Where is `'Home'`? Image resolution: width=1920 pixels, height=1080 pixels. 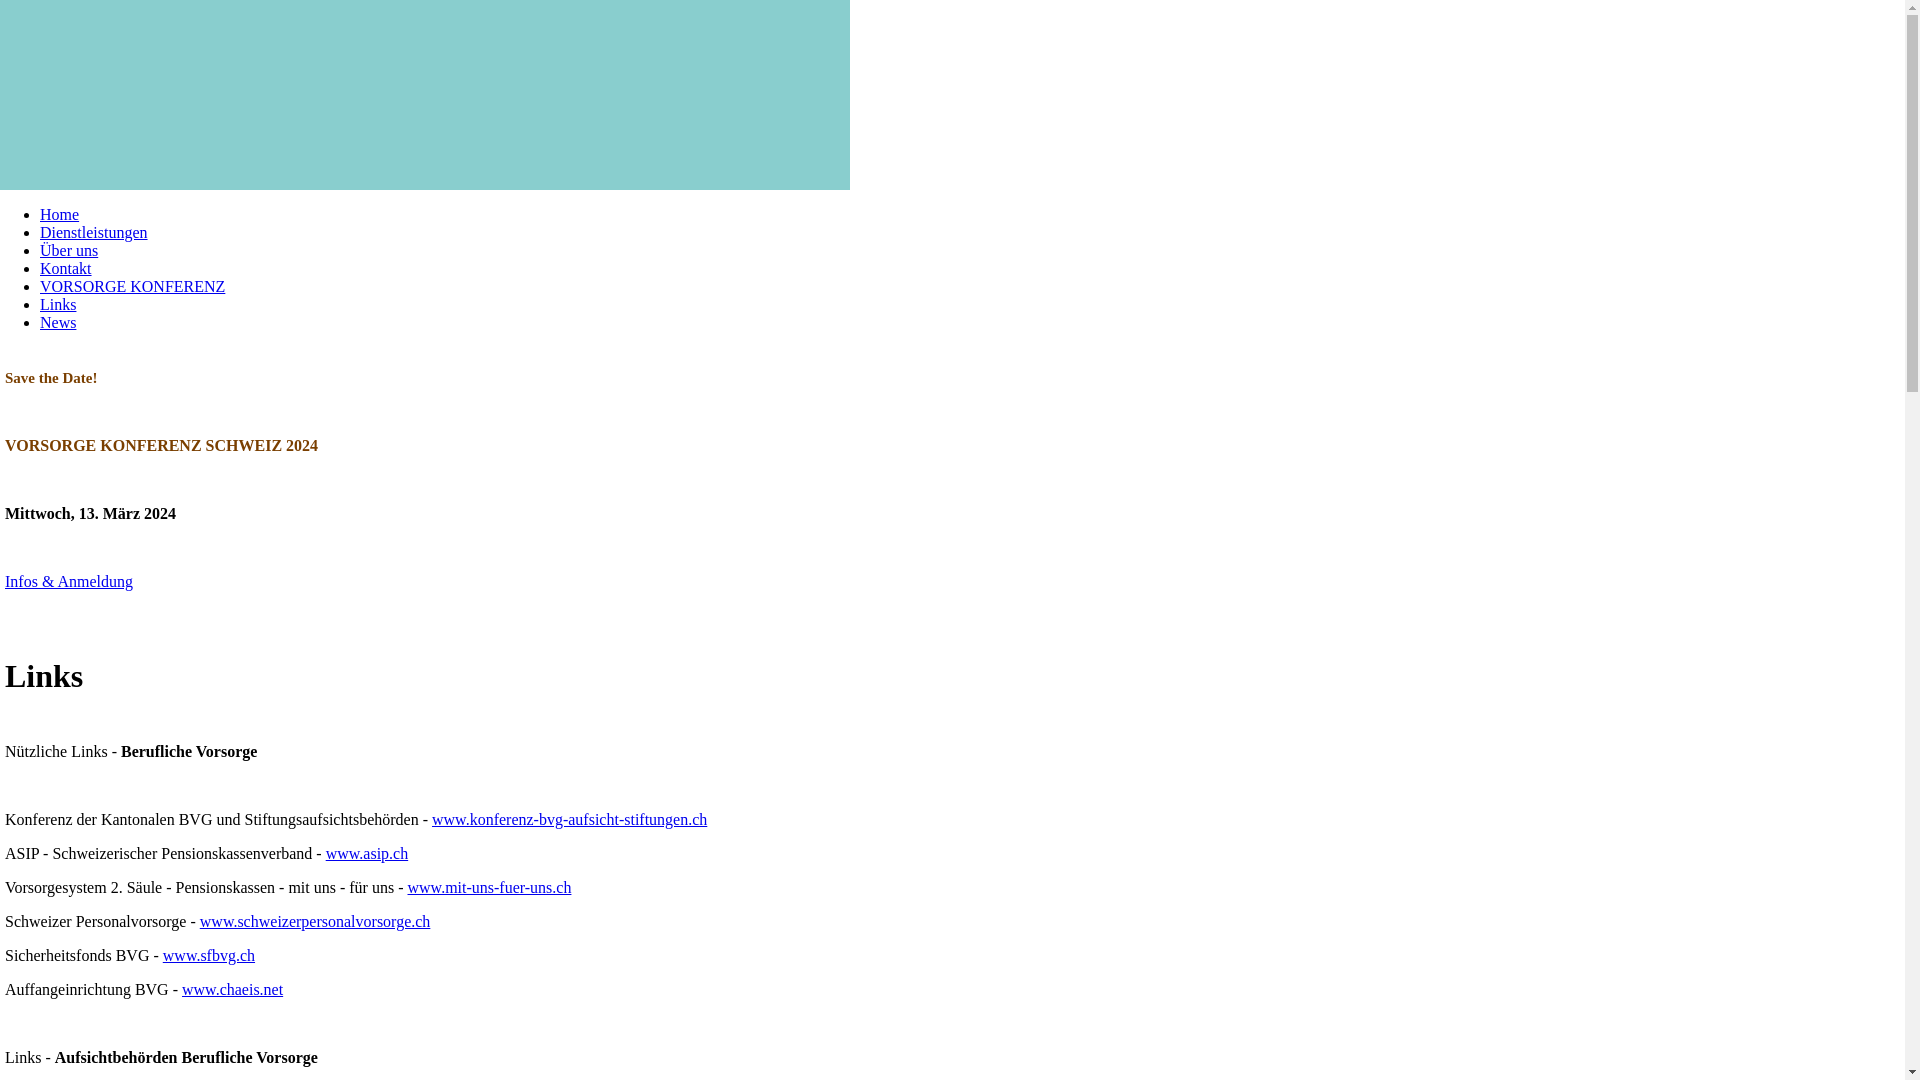 'Home' is located at coordinates (59, 214).